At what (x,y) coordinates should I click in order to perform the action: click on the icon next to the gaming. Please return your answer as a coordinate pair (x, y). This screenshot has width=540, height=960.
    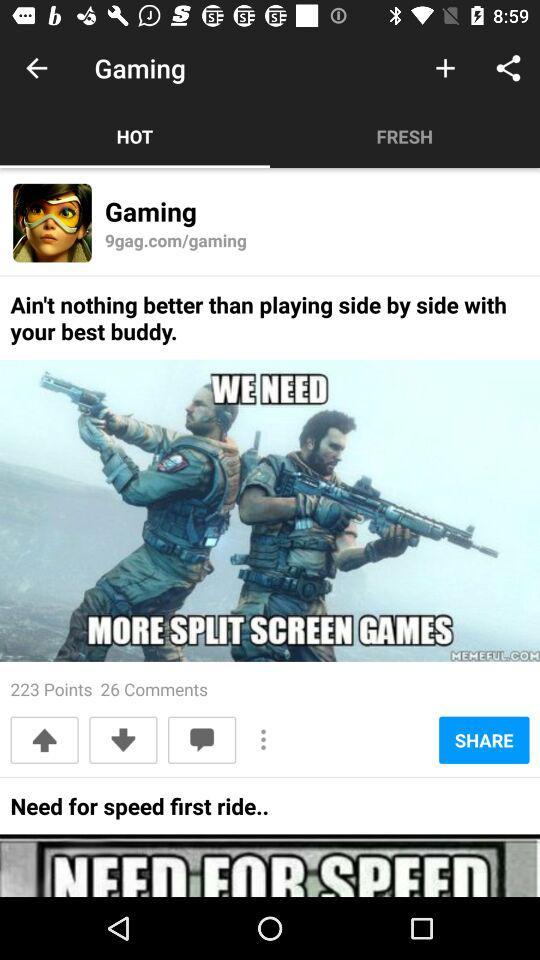
    Looking at the image, I should click on (445, 68).